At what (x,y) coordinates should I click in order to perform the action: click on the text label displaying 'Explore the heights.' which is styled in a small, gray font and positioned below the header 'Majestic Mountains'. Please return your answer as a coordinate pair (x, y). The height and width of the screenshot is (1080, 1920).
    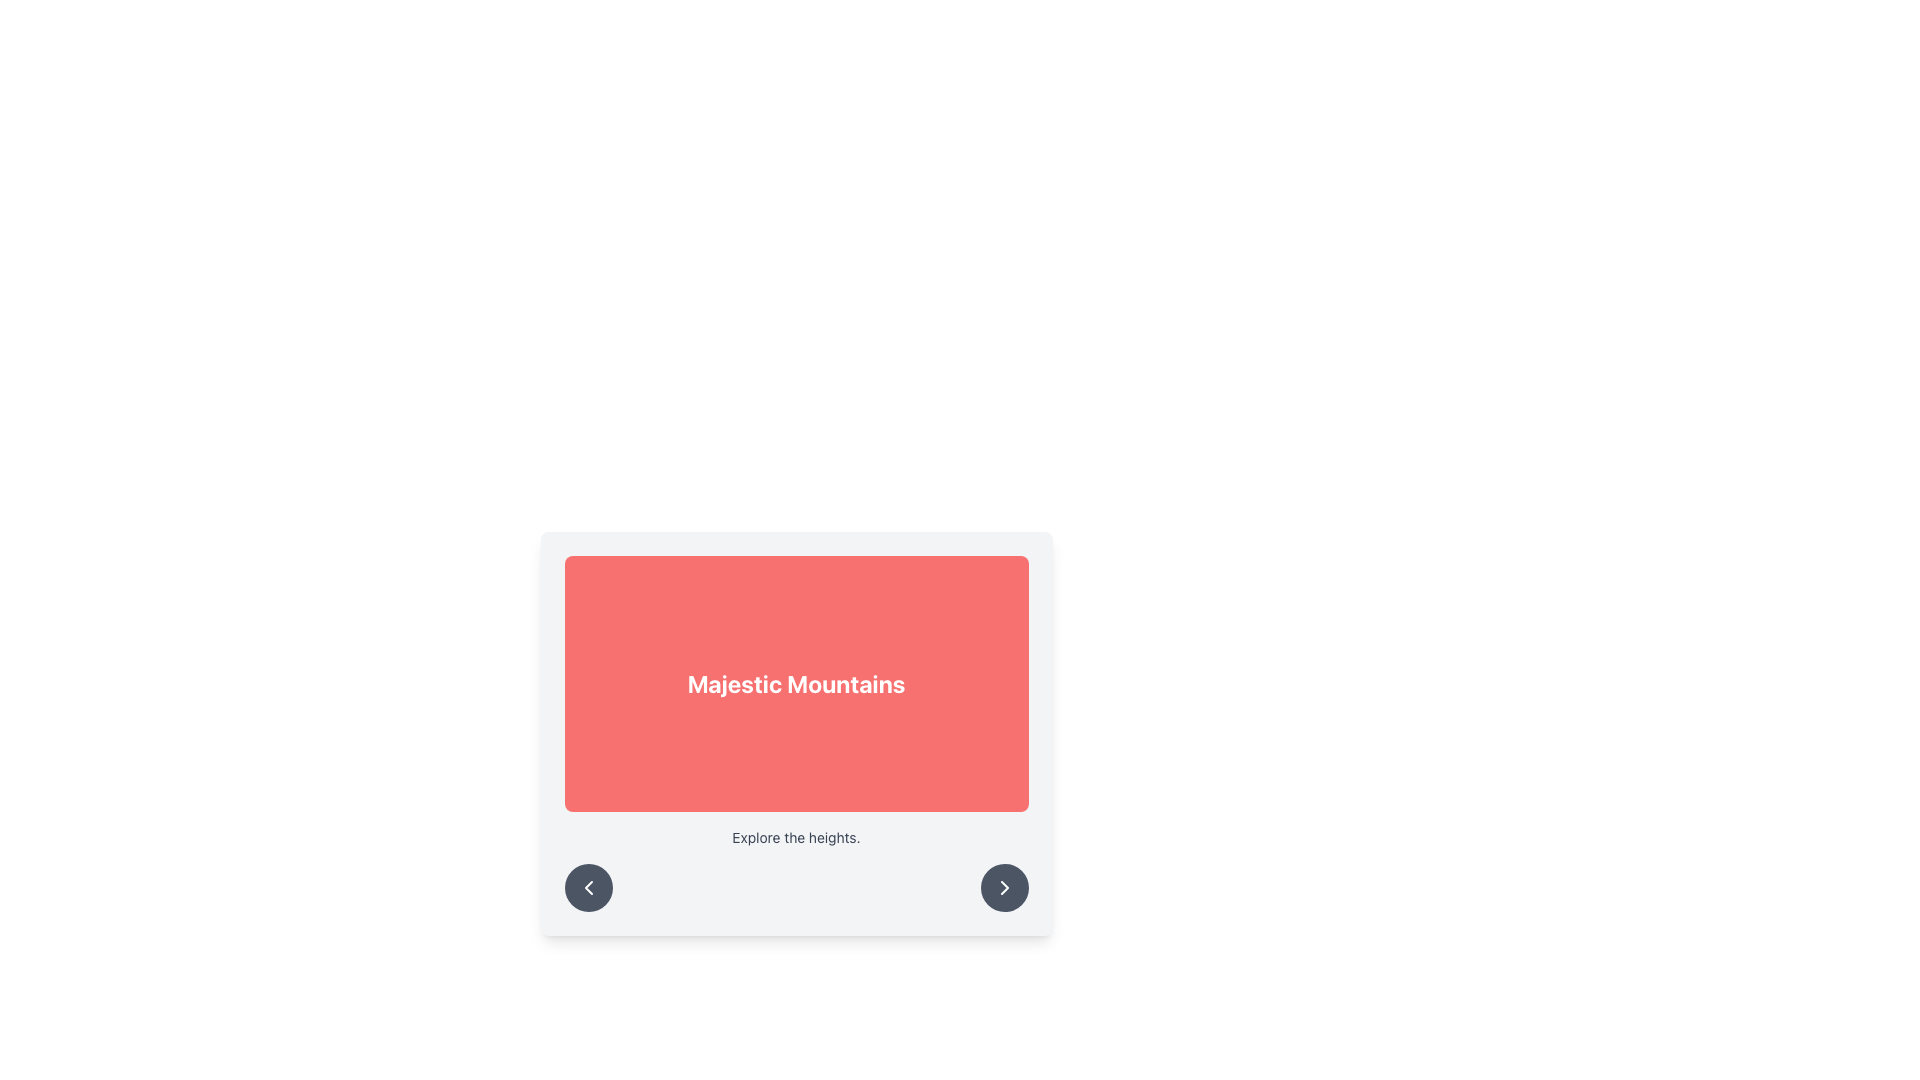
    Looking at the image, I should click on (795, 837).